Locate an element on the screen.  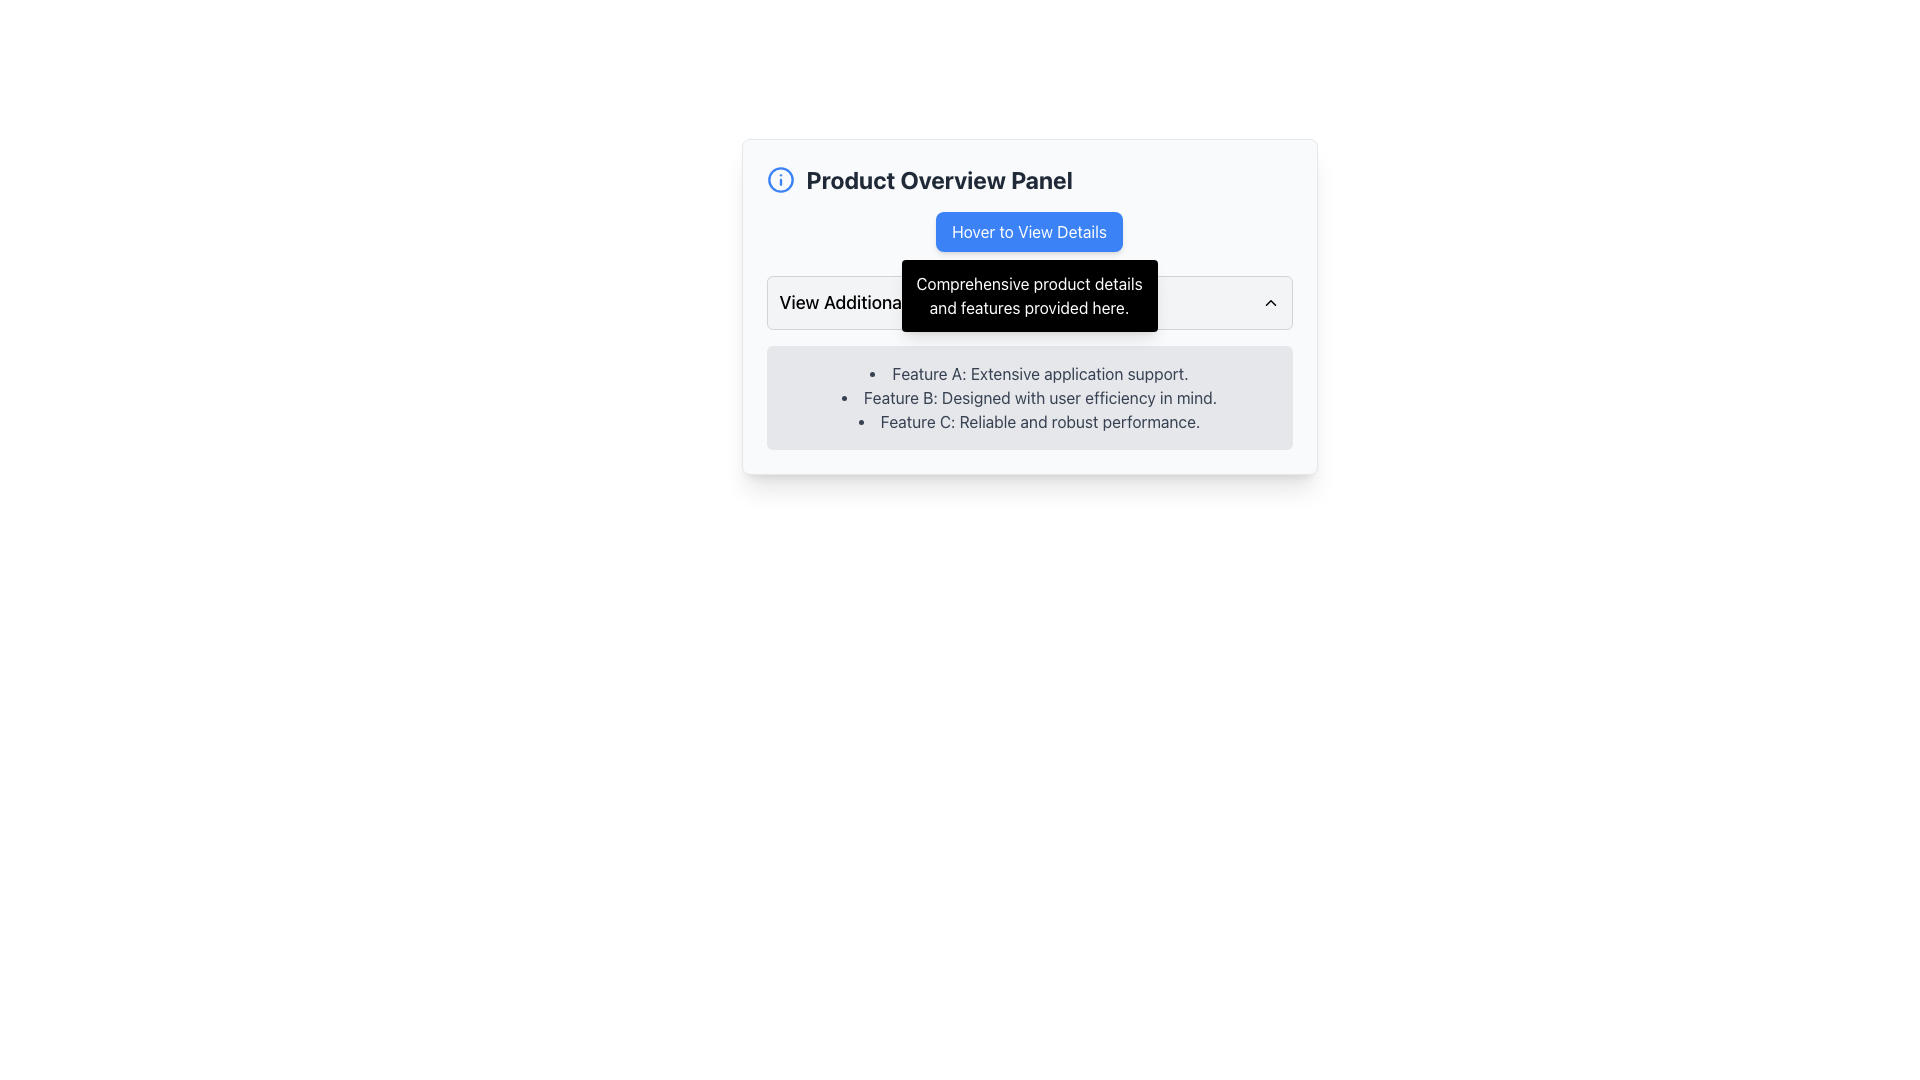
the button located in the 'Product Overview Panel' that reveals additional product details, positioned below the title and above 'View Additional Features' is located at coordinates (1029, 230).